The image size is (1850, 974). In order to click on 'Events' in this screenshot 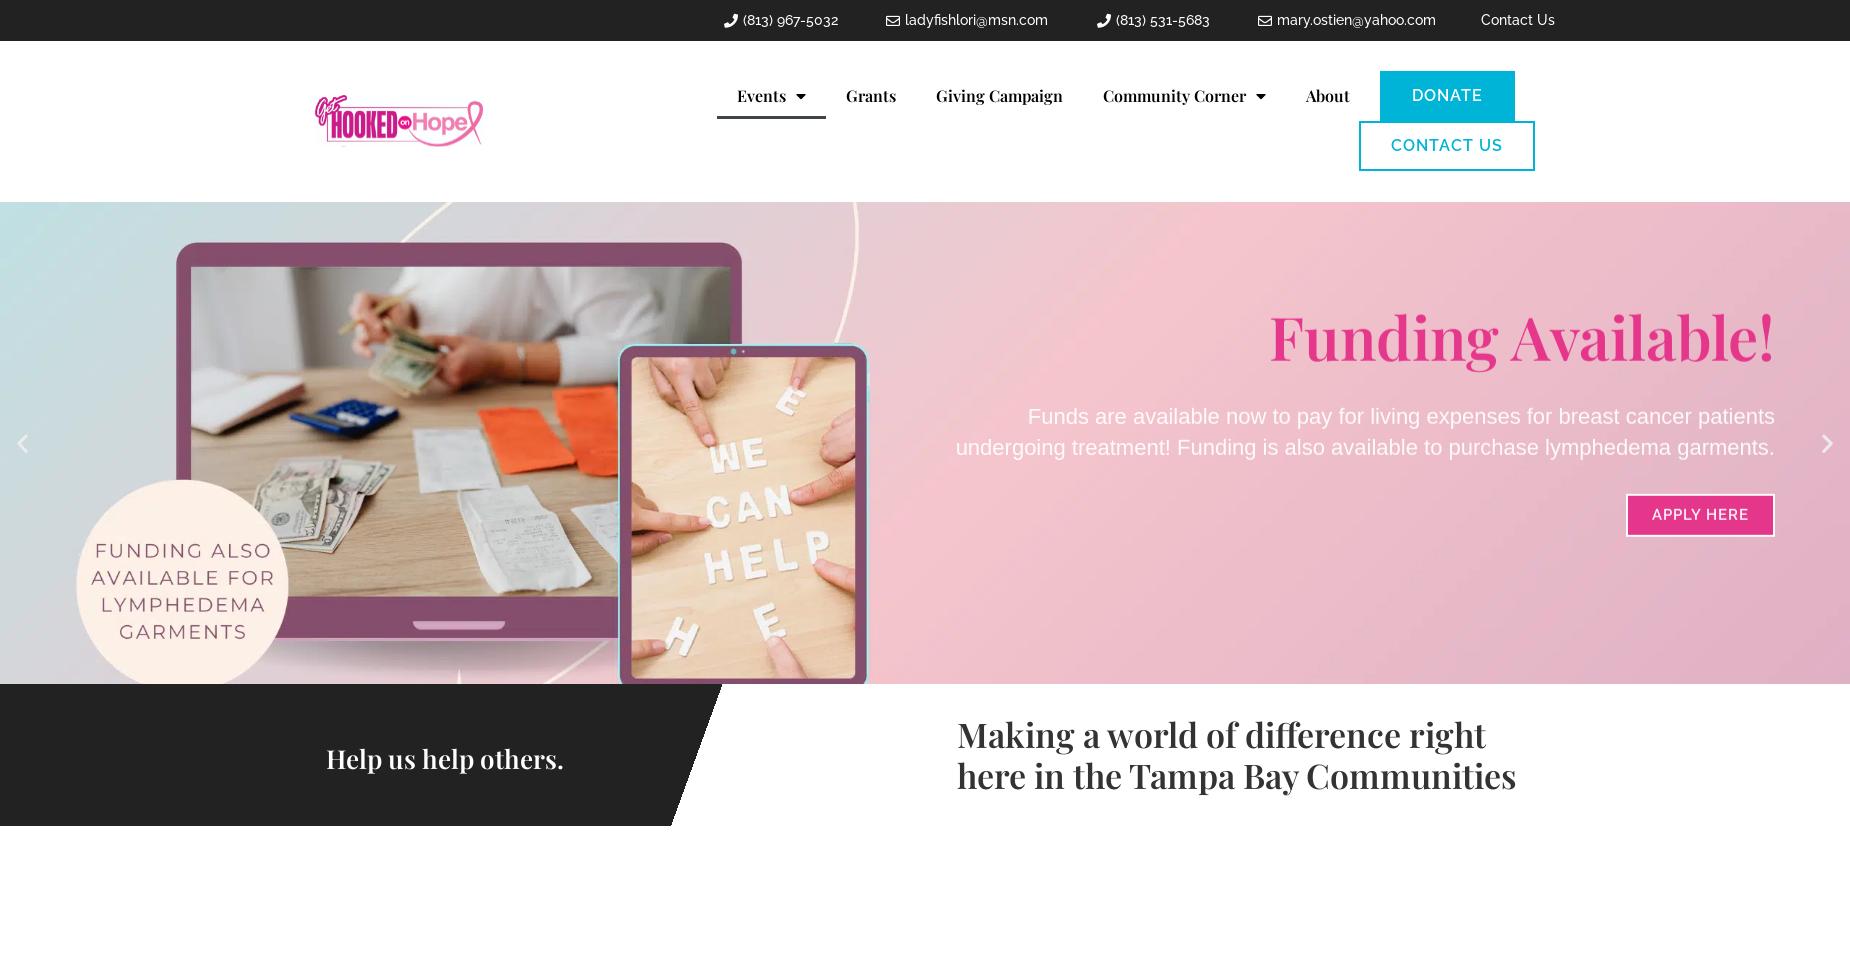, I will do `click(760, 94)`.